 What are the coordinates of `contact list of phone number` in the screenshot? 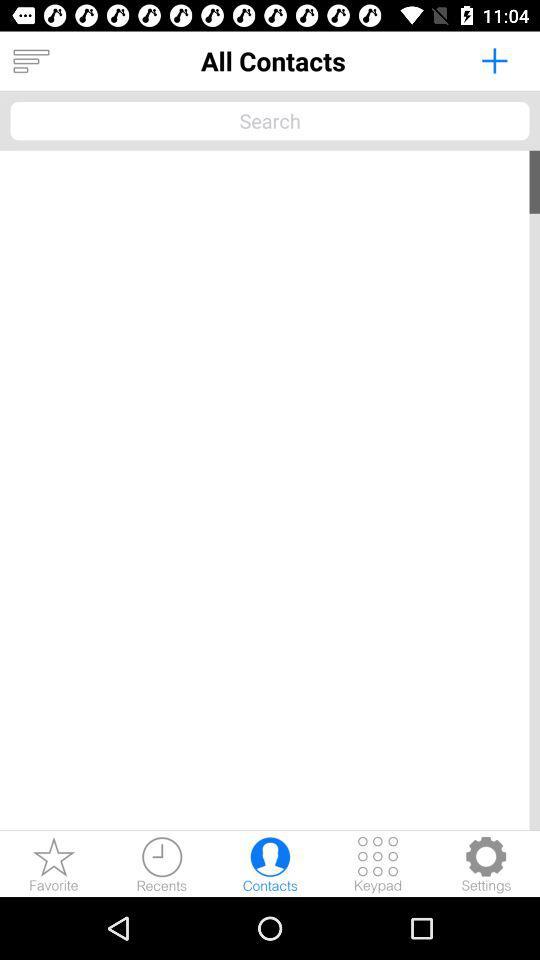 It's located at (270, 863).